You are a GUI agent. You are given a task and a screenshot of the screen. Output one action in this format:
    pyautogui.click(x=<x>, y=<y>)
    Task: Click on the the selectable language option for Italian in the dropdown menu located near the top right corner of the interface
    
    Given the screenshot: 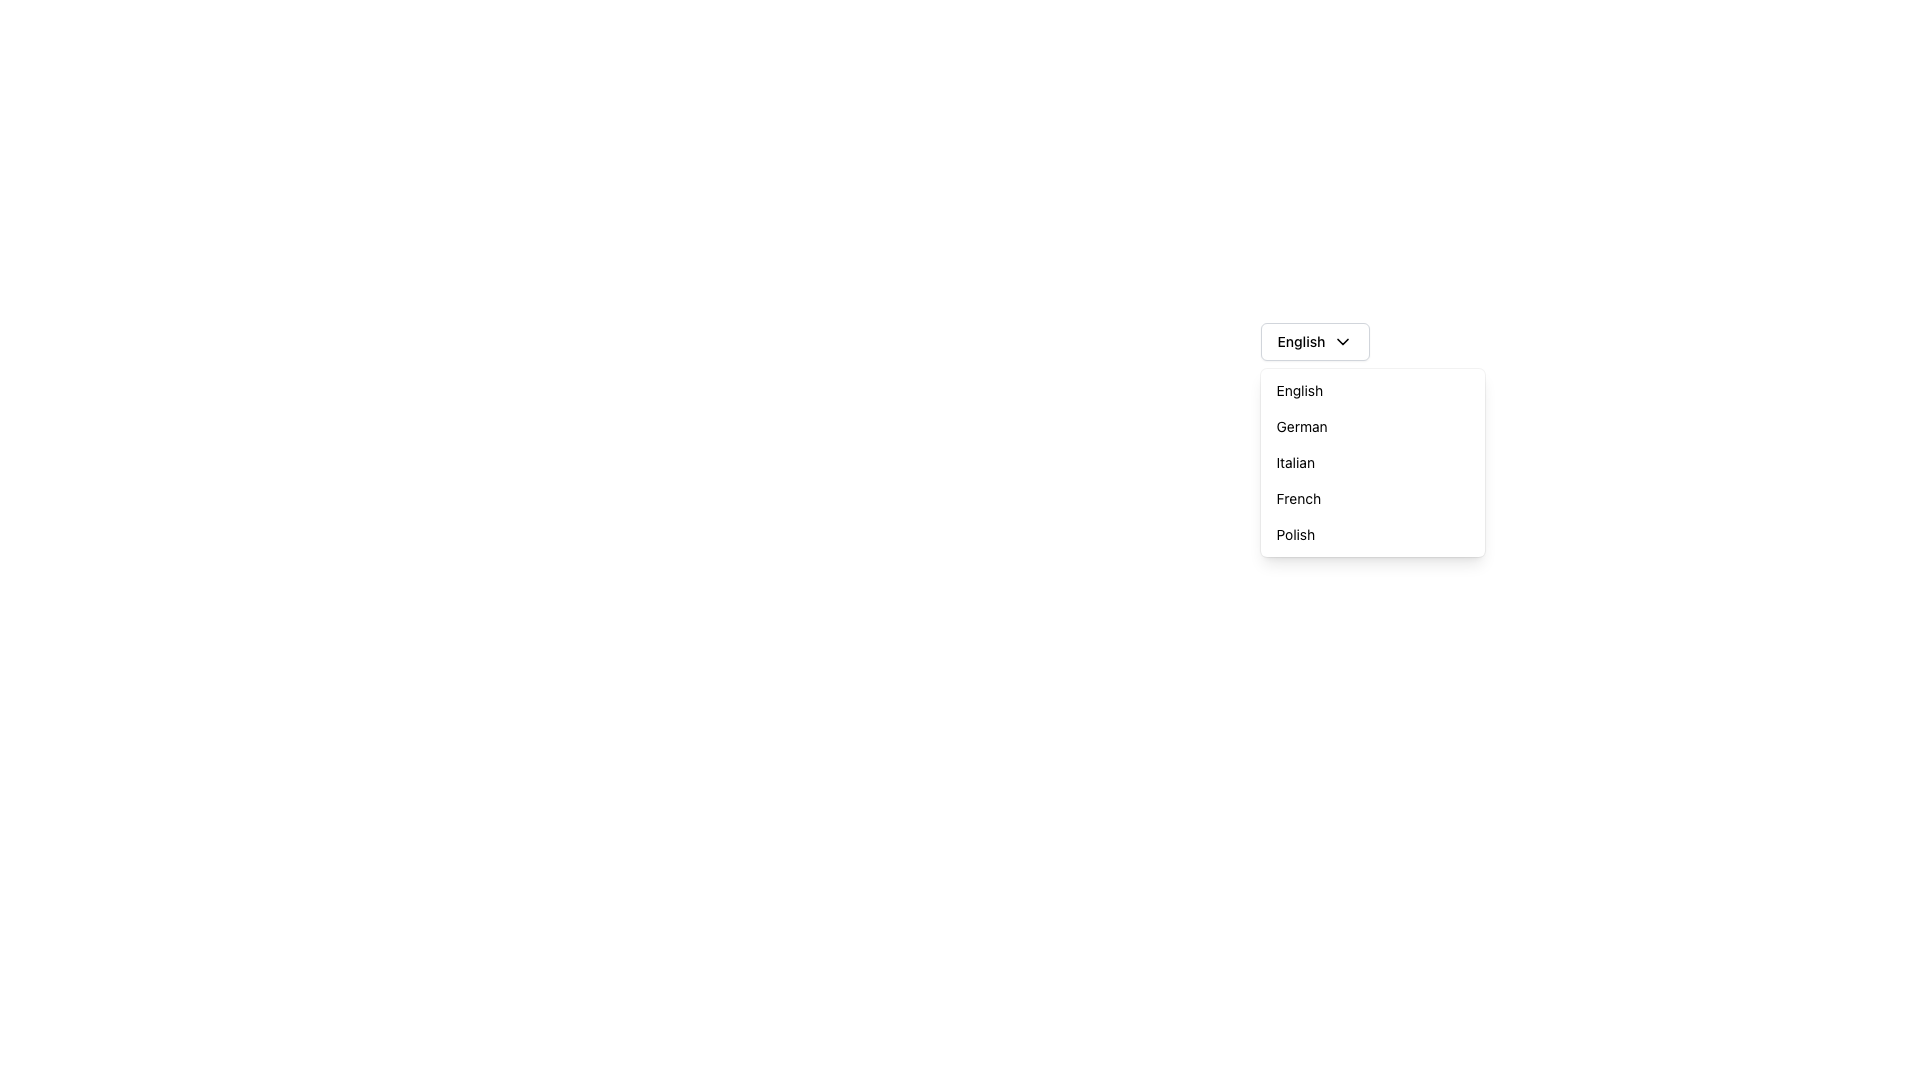 What is the action you would take?
    pyautogui.click(x=1371, y=462)
    